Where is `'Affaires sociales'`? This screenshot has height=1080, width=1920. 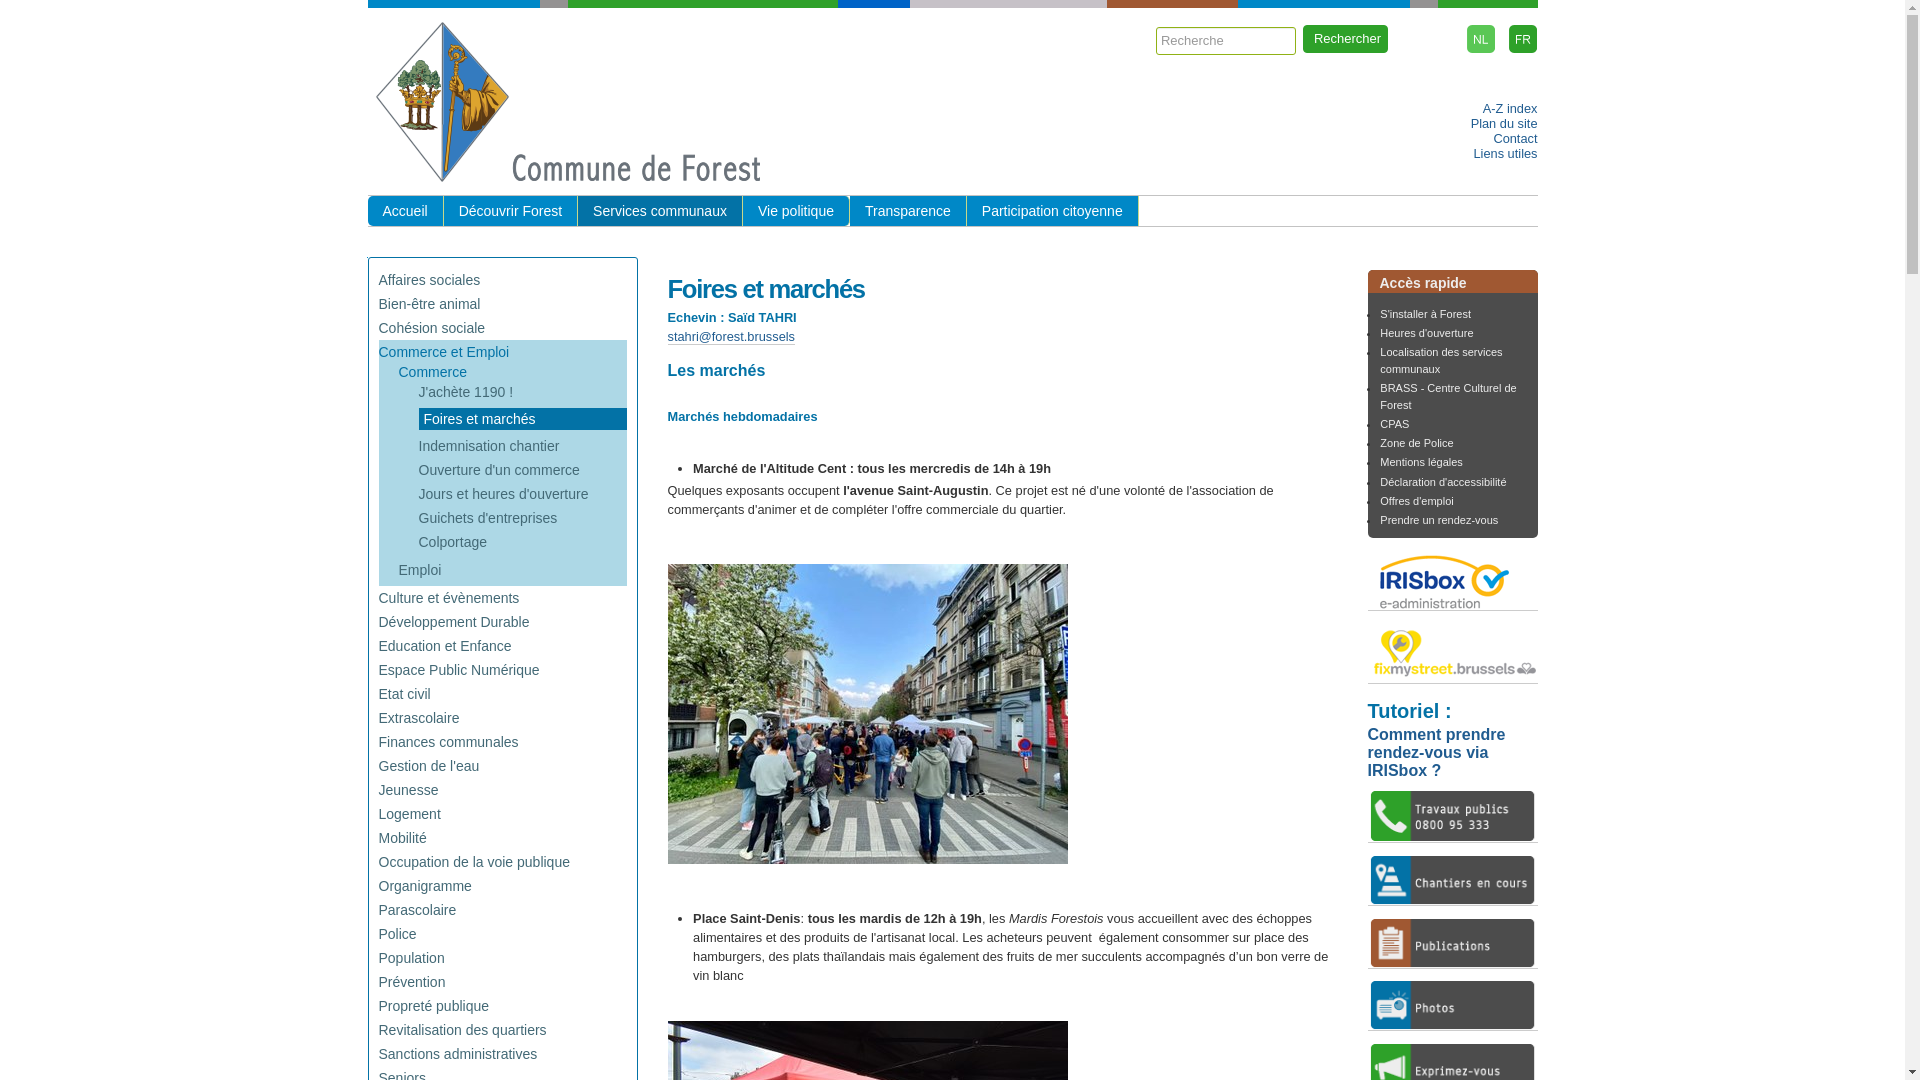
'Affaires sociales' is located at coordinates (427, 280).